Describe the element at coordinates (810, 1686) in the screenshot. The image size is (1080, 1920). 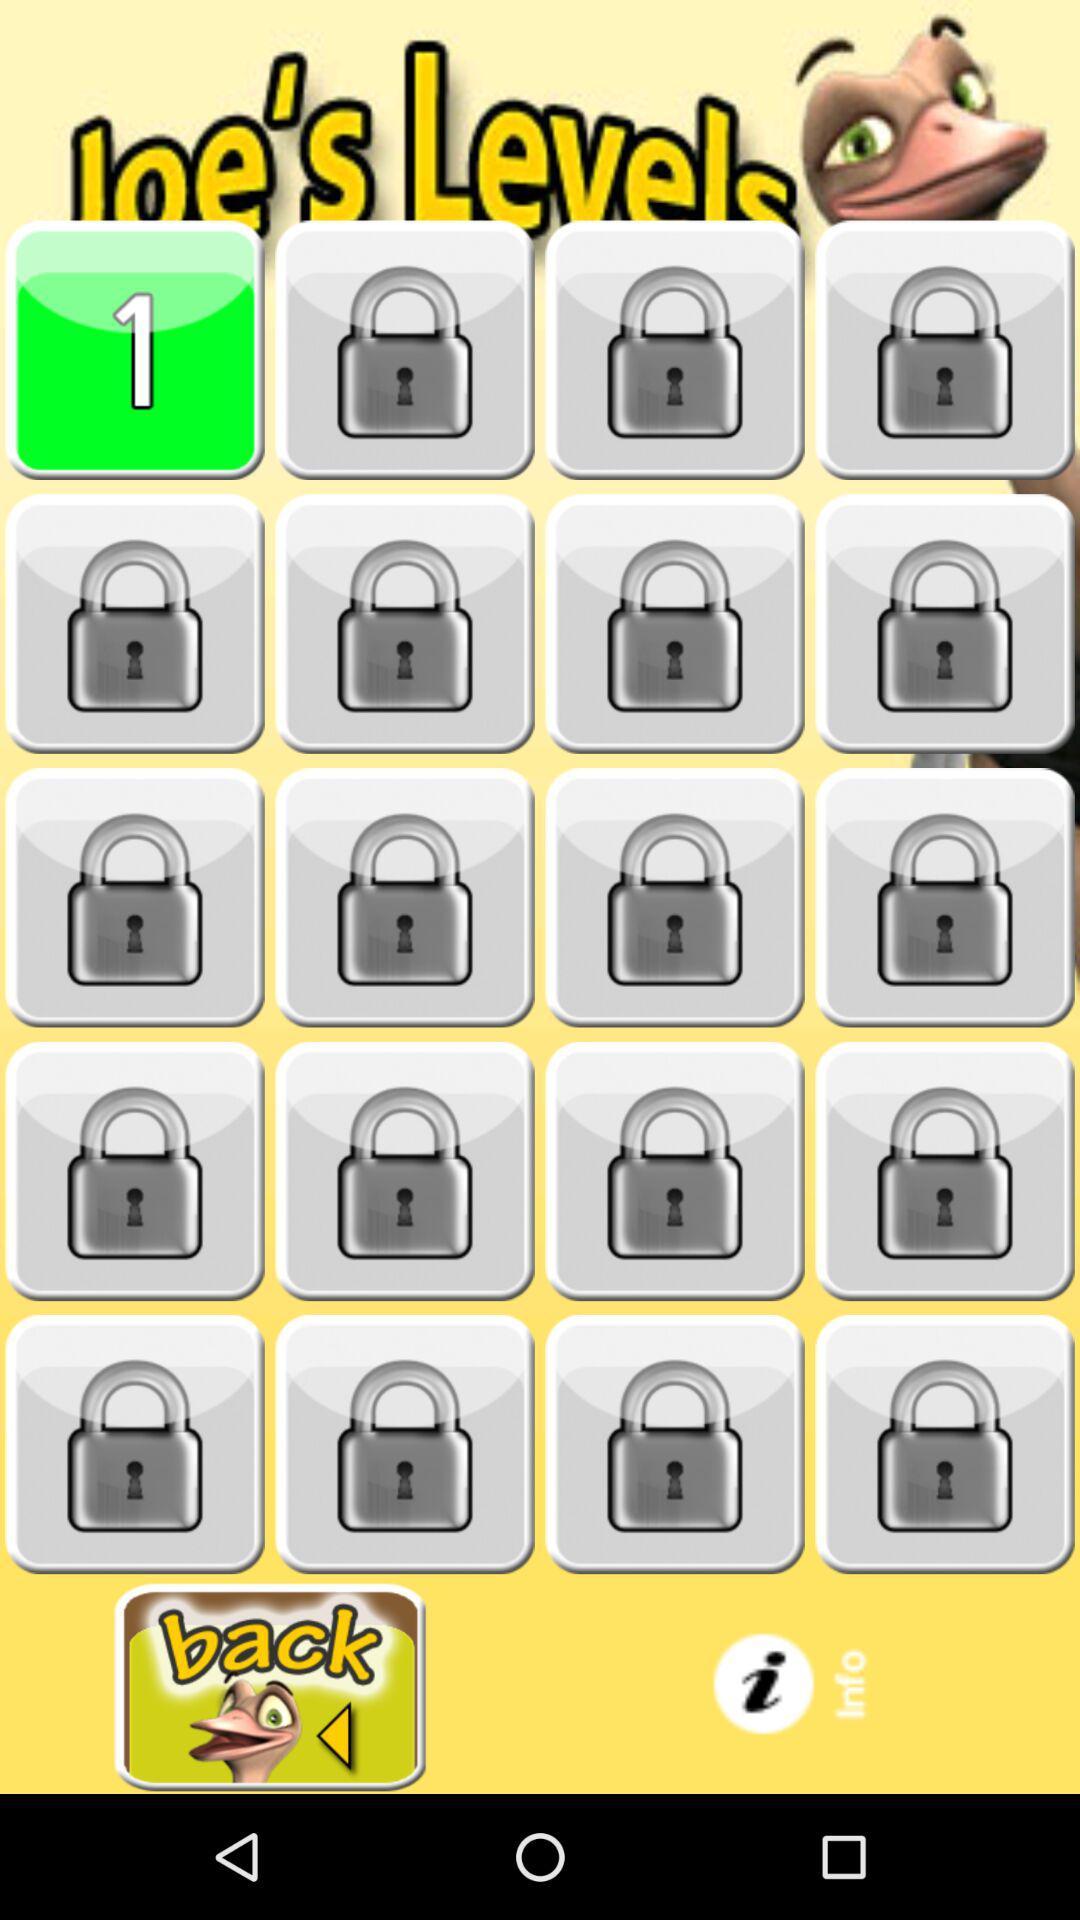
I see `information` at that location.